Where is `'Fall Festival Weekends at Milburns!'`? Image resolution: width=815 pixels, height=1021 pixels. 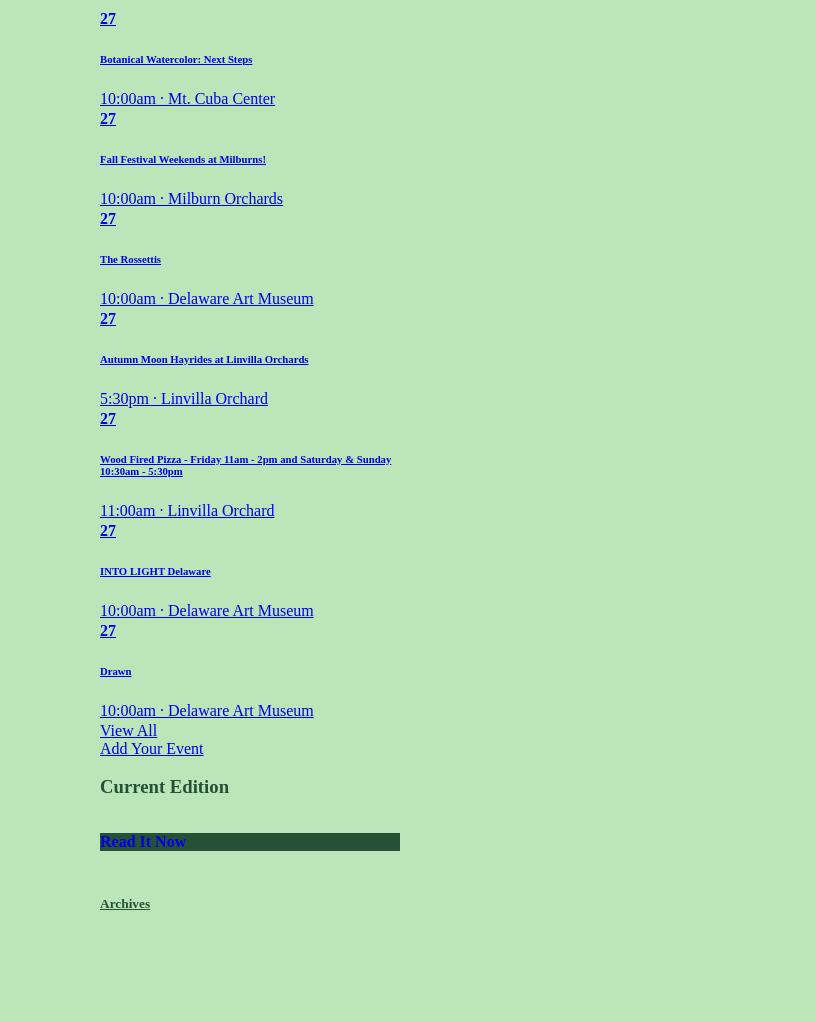 'Fall Festival Weekends at Milburns!' is located at coordinates (182, 157).